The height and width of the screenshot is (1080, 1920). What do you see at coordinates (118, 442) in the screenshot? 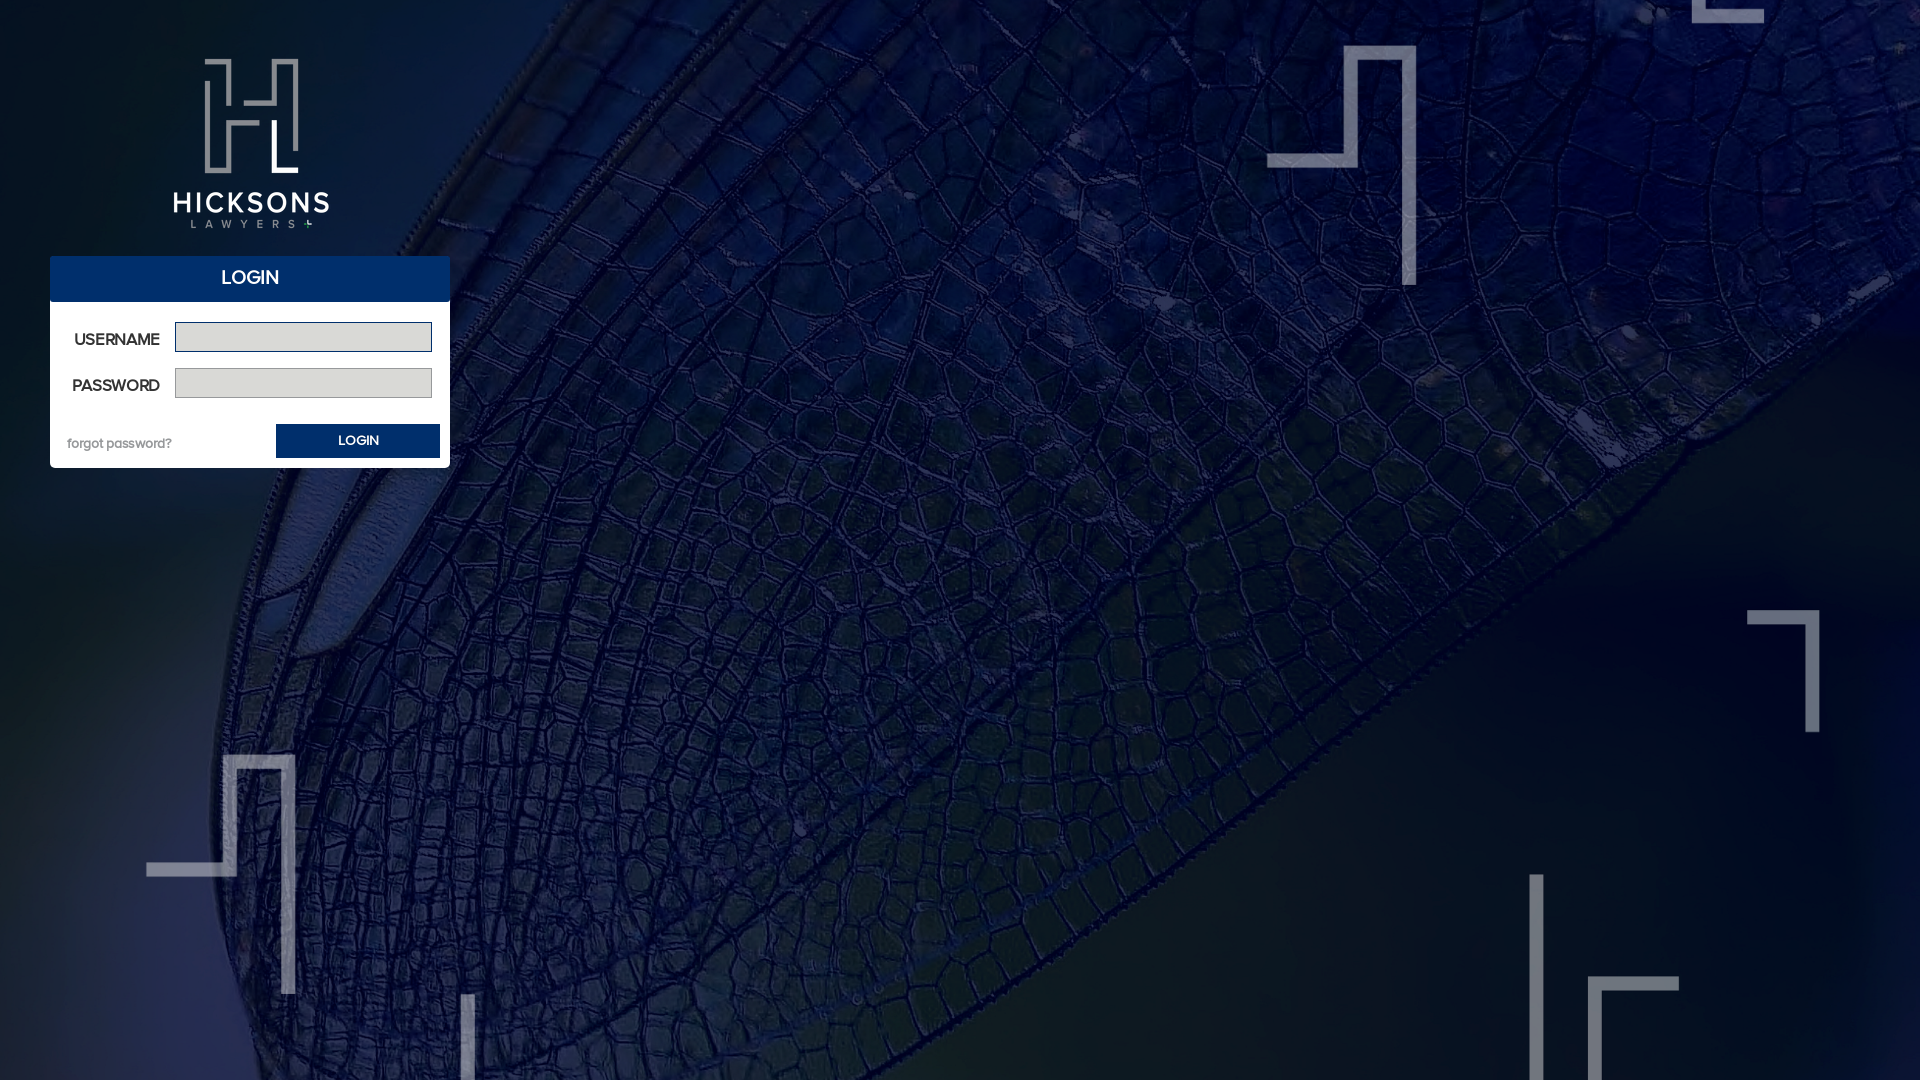
I see `'forgot password?'` at bounding box center [118, 442].